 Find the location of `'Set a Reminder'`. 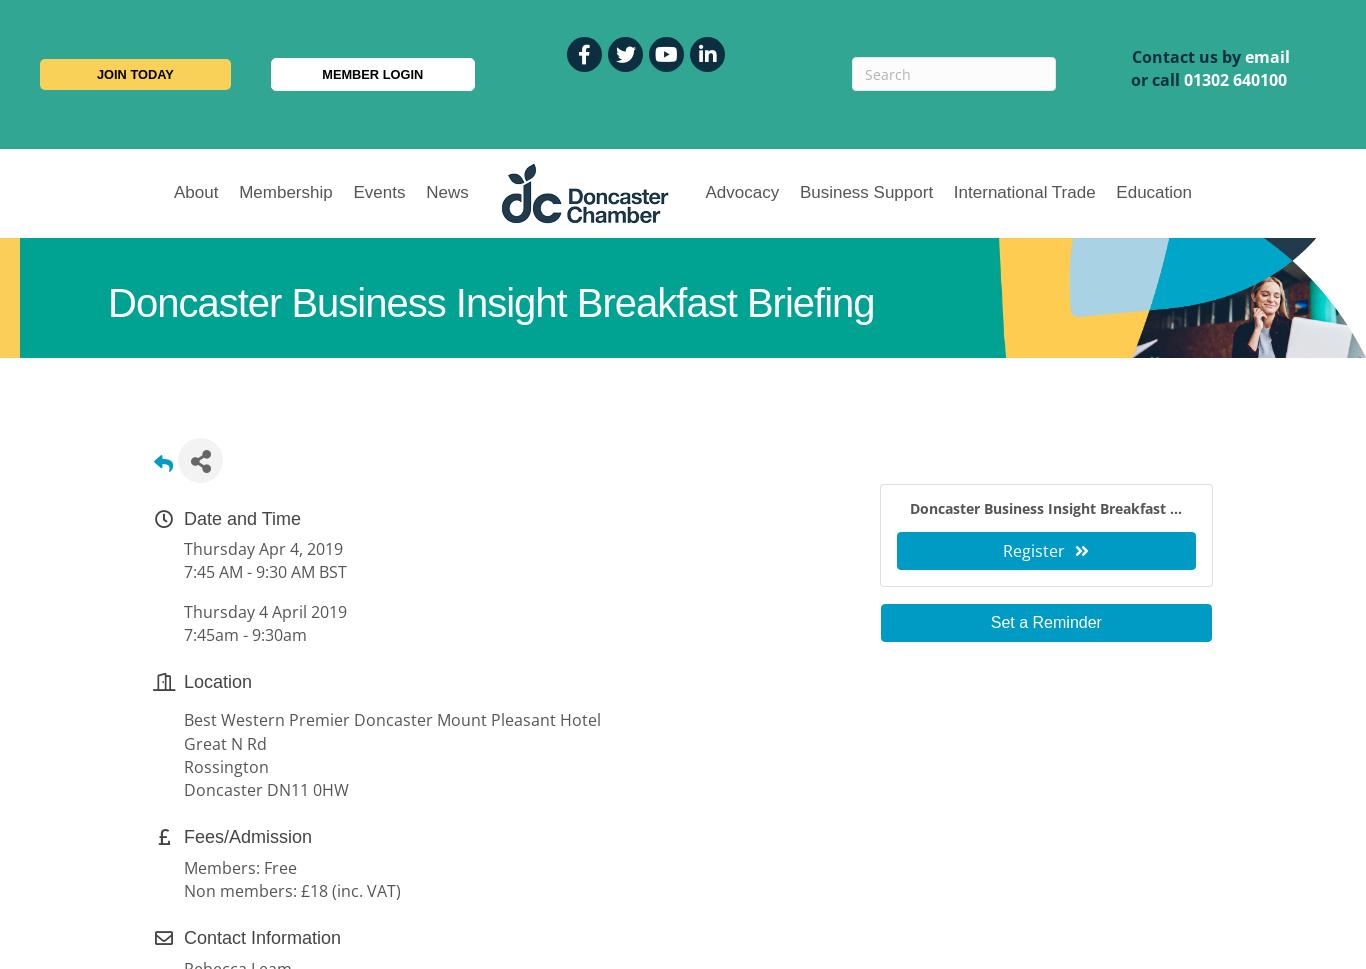

'Set a Reminder' is located at coordinates (1044, 622).